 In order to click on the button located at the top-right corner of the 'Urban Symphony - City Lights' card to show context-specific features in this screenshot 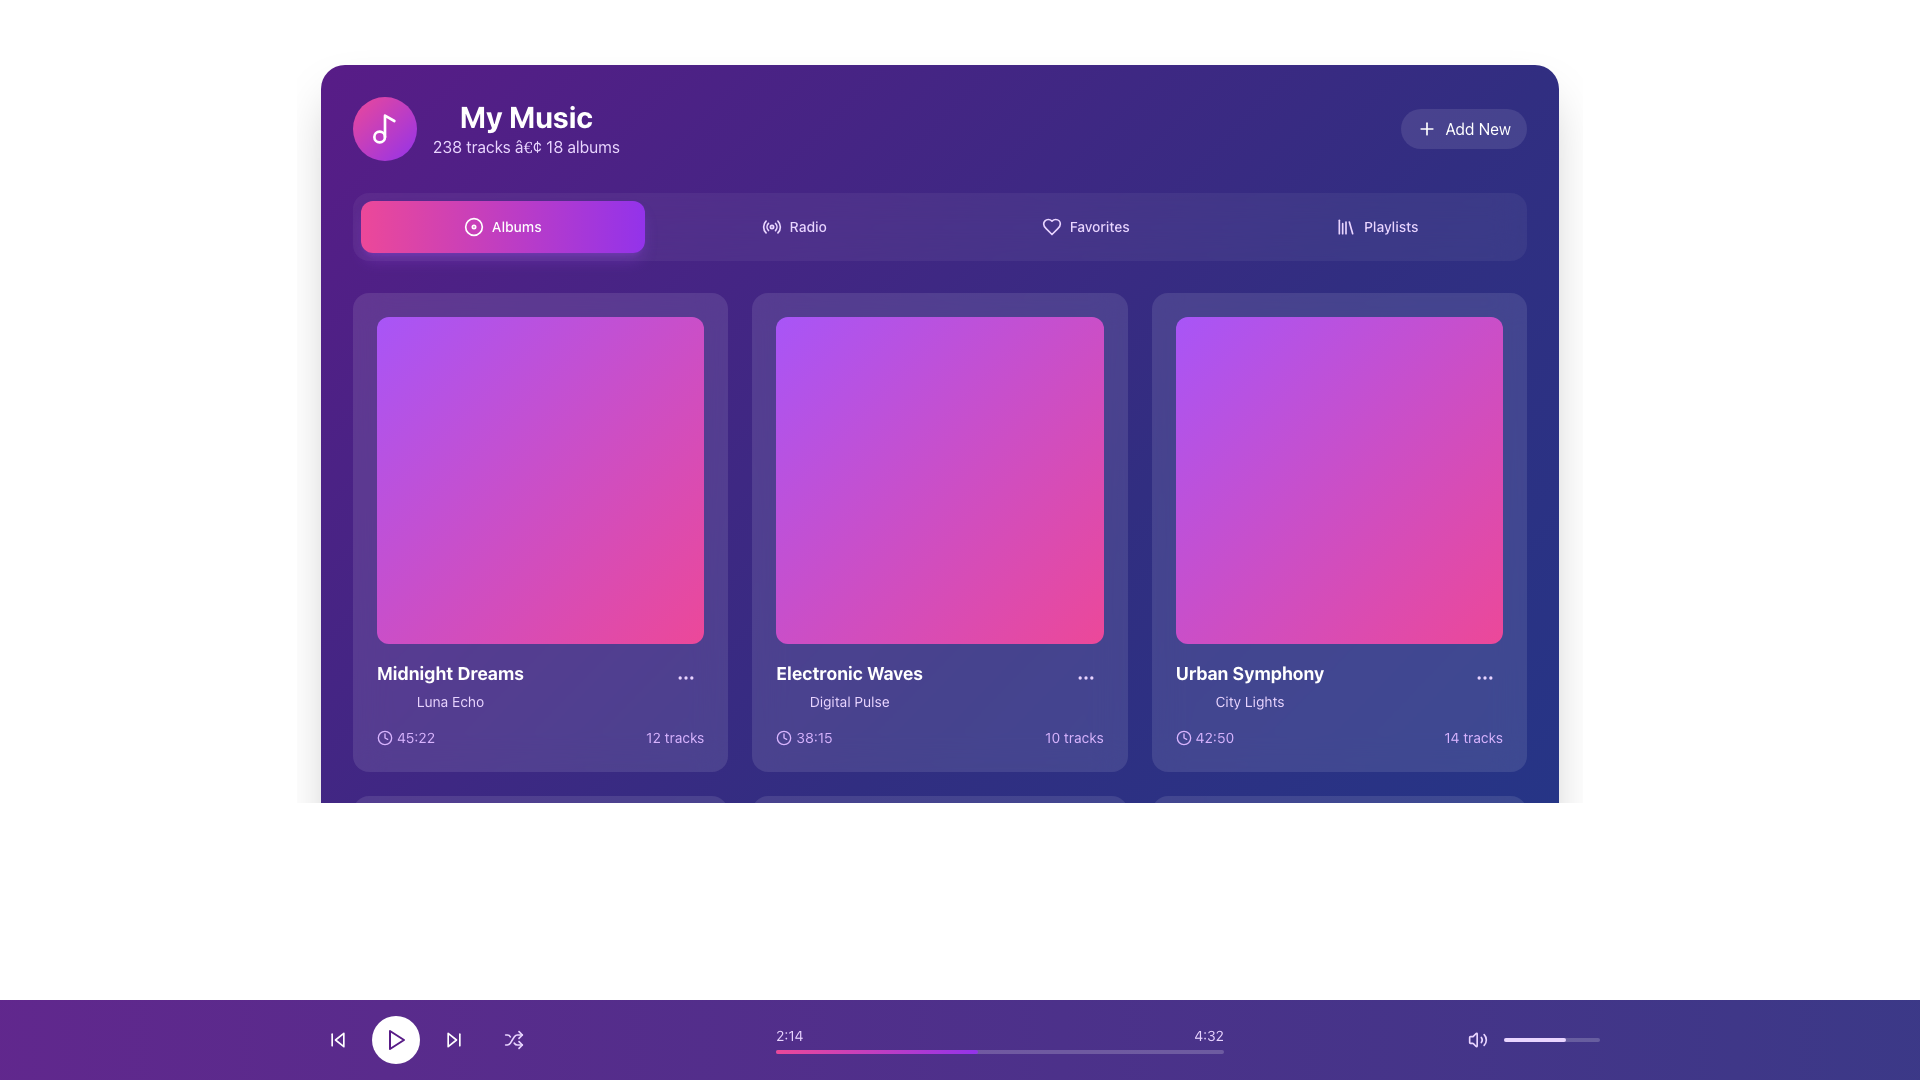, I will do `click(1484, 677)`.